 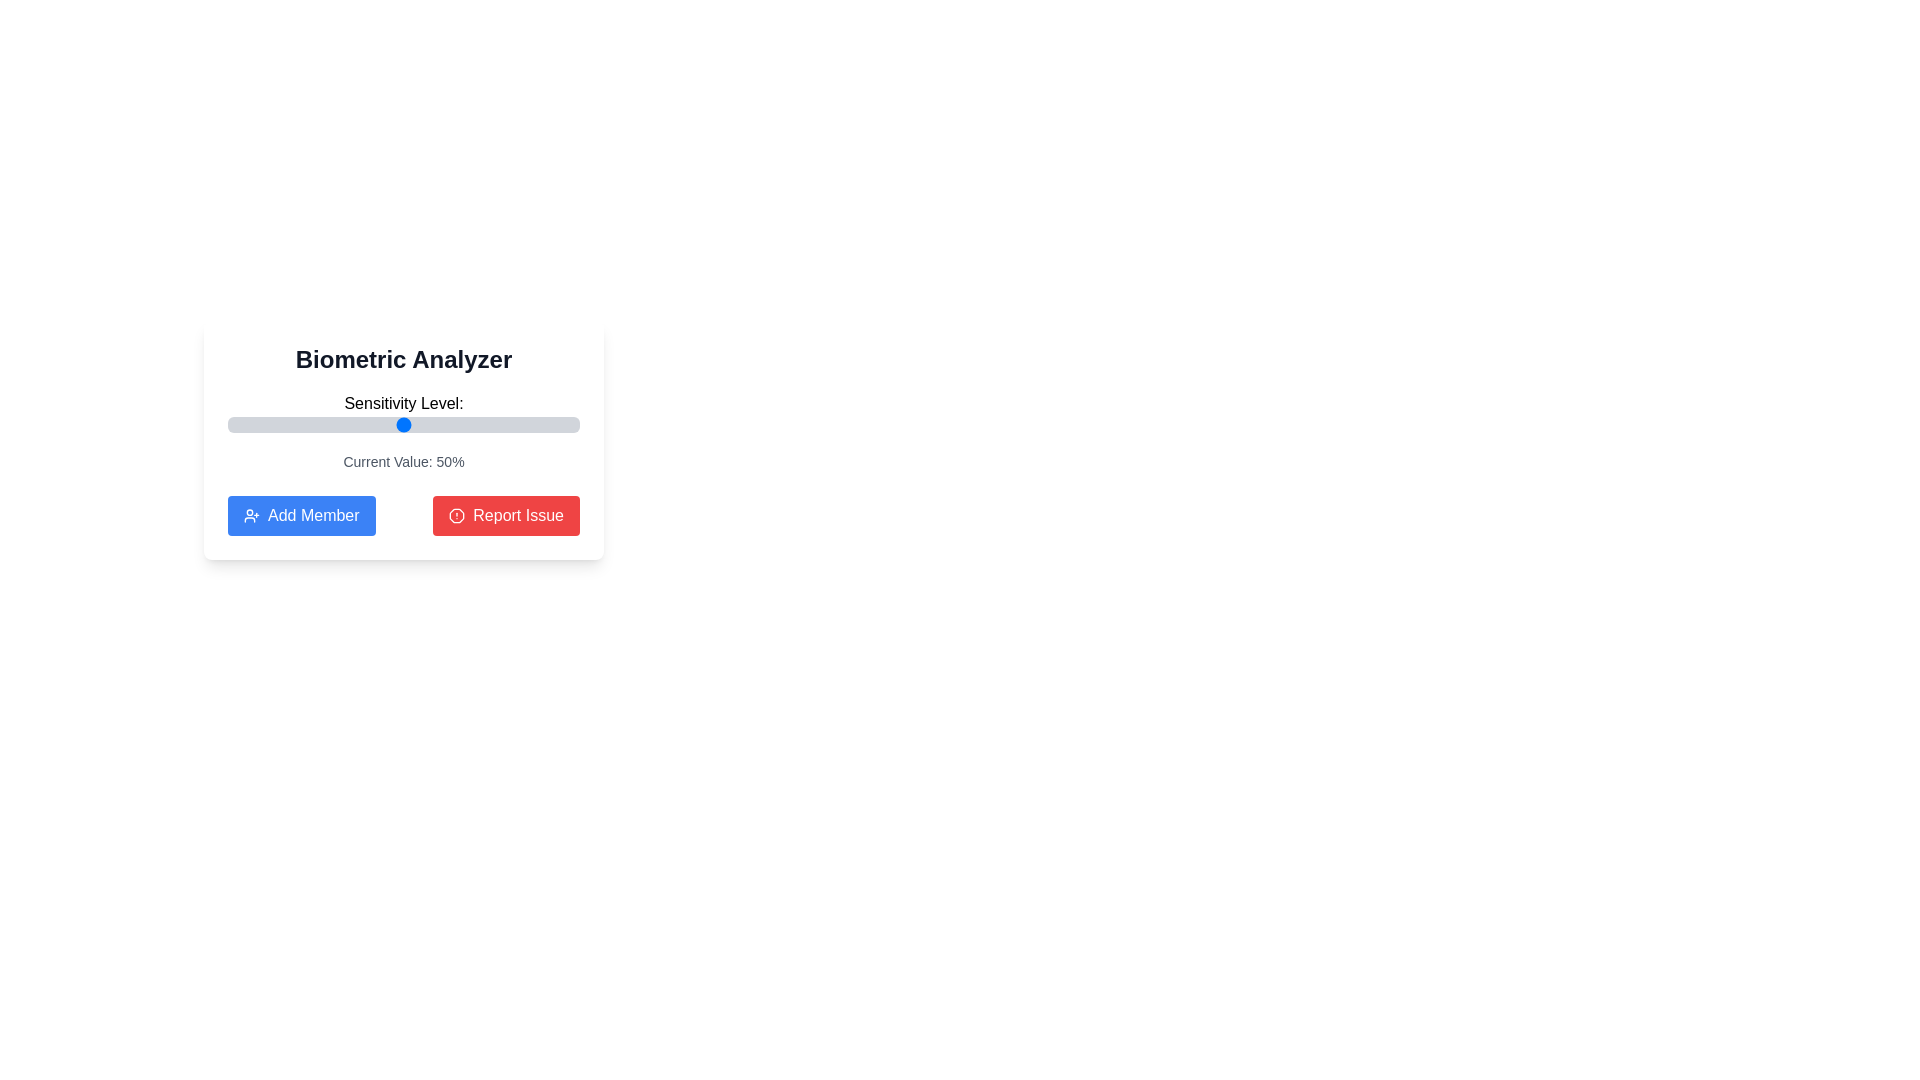 What do you see at coordinates (269, 423) in the screenshot?
I see `the sensitivity level` at bounding box center [269, 423].